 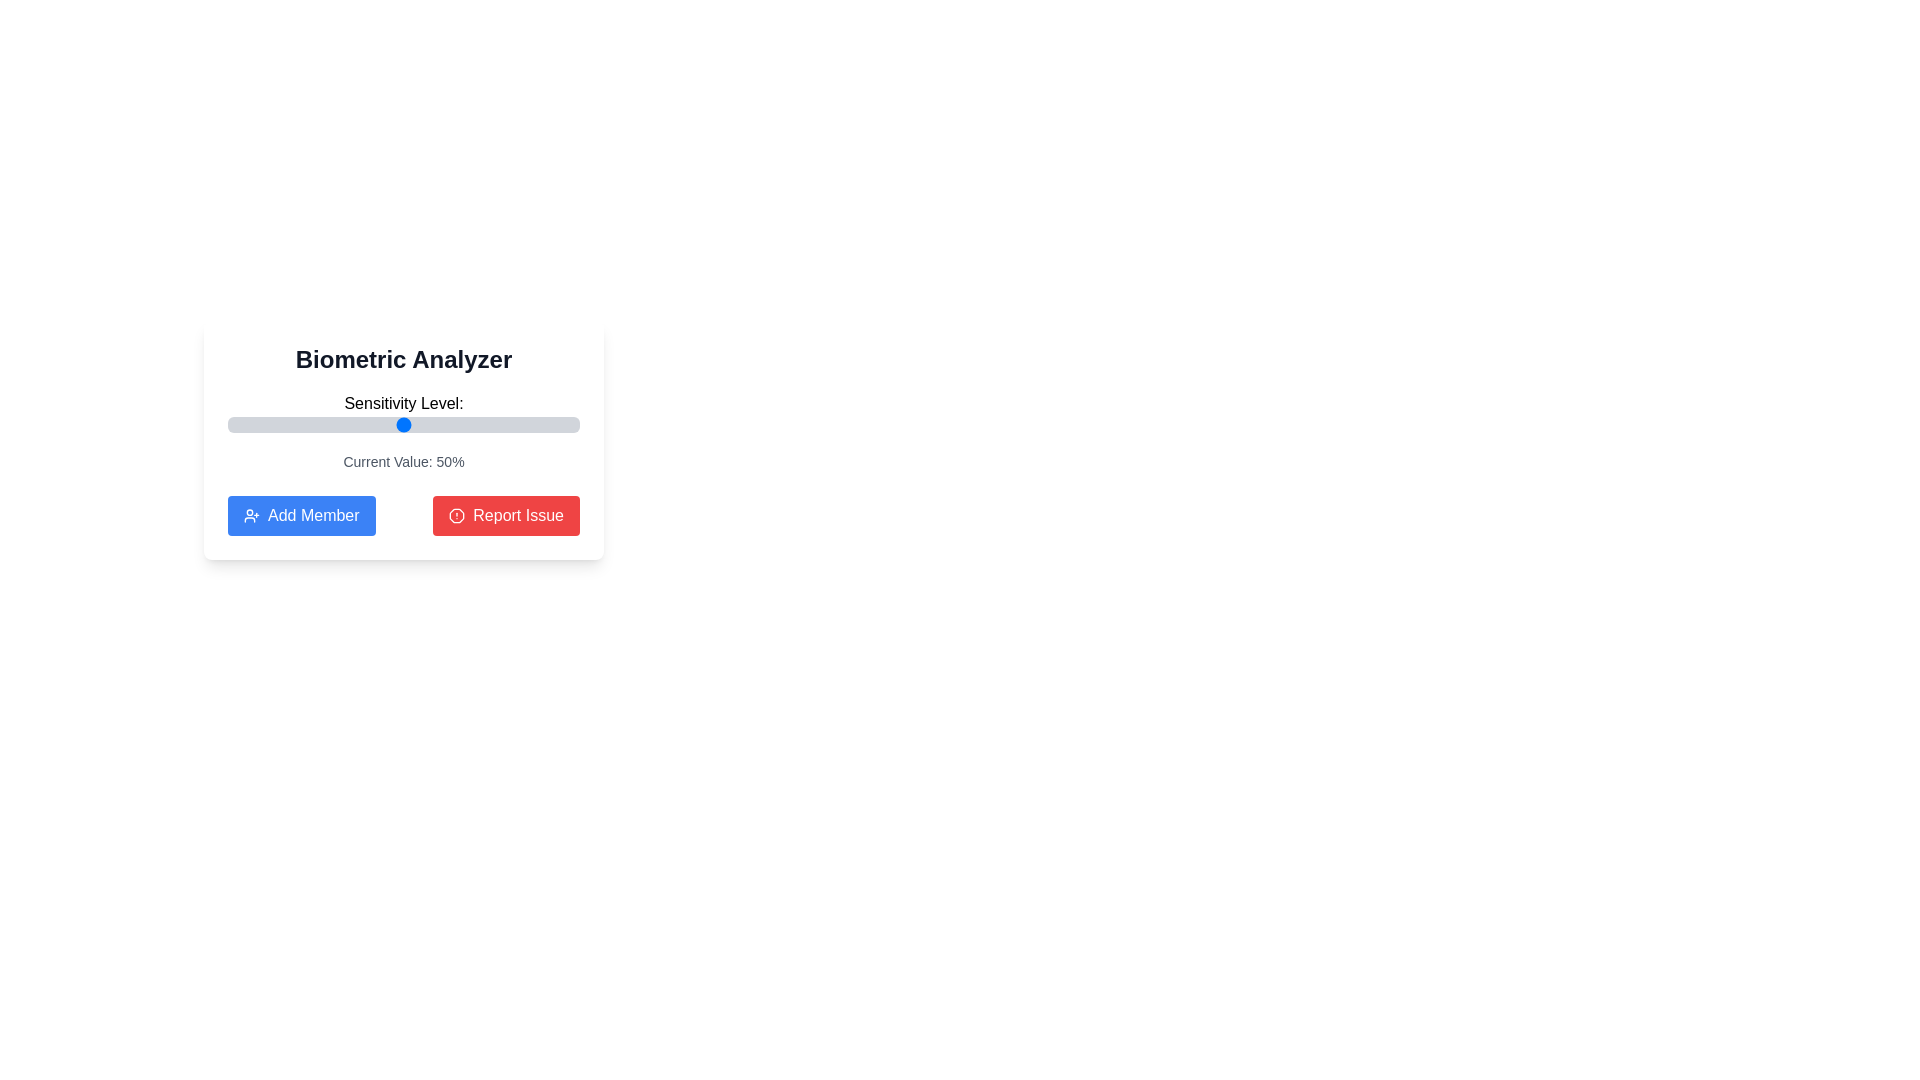 What do you see at coordinates (269, 423) in the screenshot?
I see `the sensitivity level` at bounding box center [269, 423].